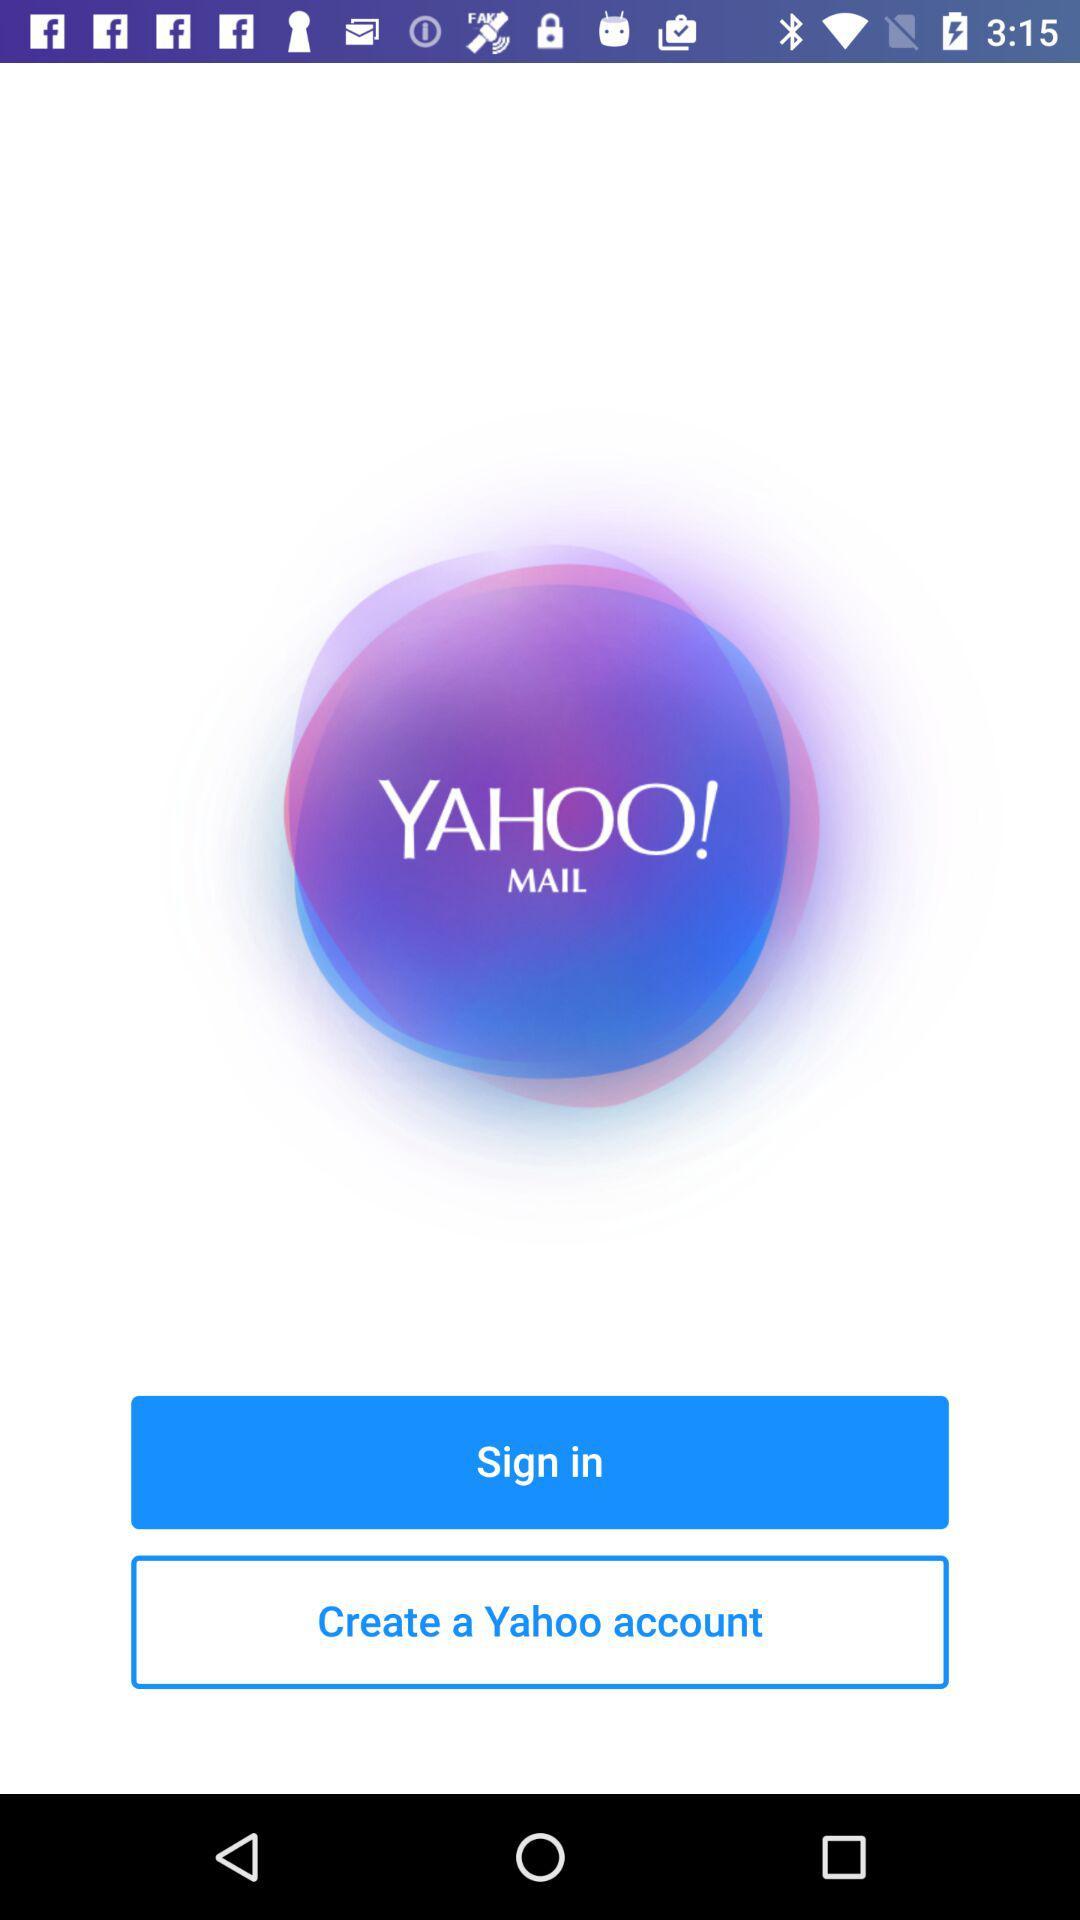 This screenshot has height=1920, width=1080. Describe the element at coordinates (540, 1462) in the screenshot. I see `item above create a yahoo icon` at that location.